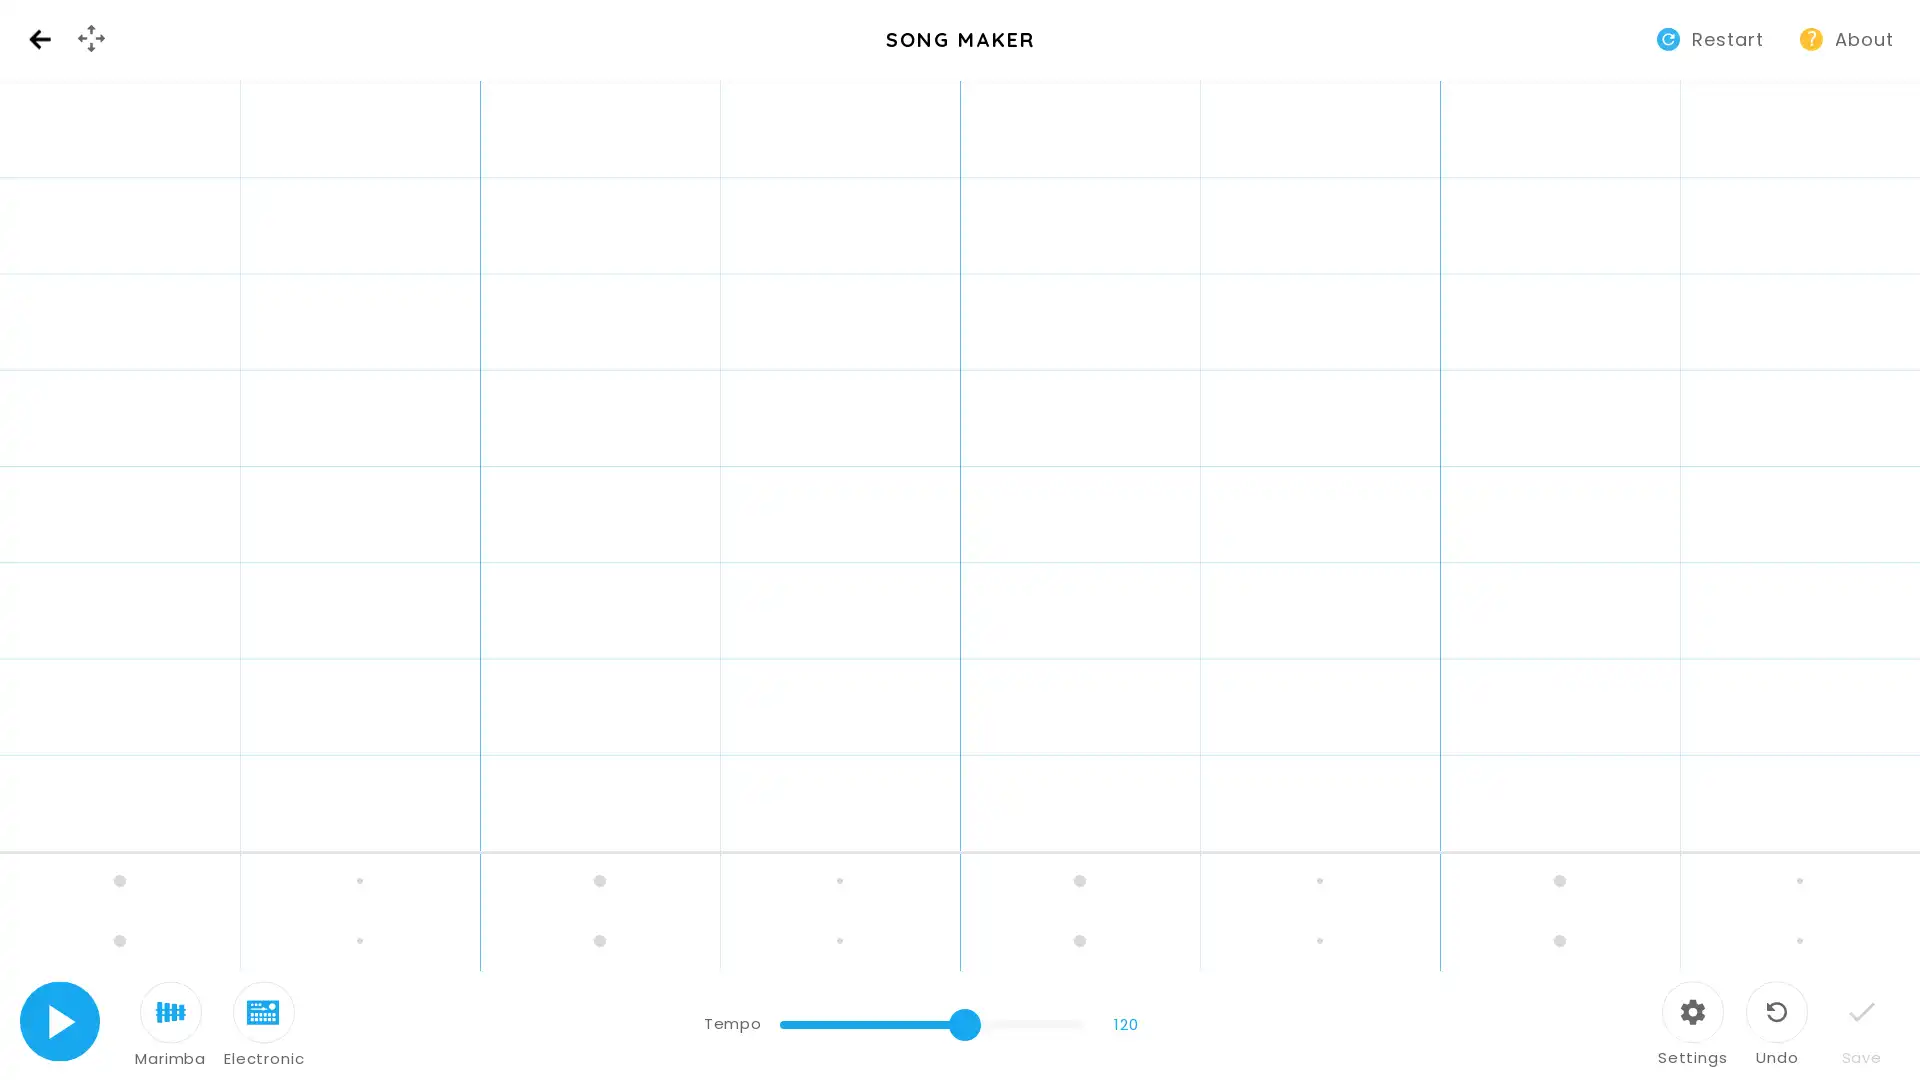  Describe the element at coordinates (1691, 1025) in the screenshot. I see `Settings` at that location.